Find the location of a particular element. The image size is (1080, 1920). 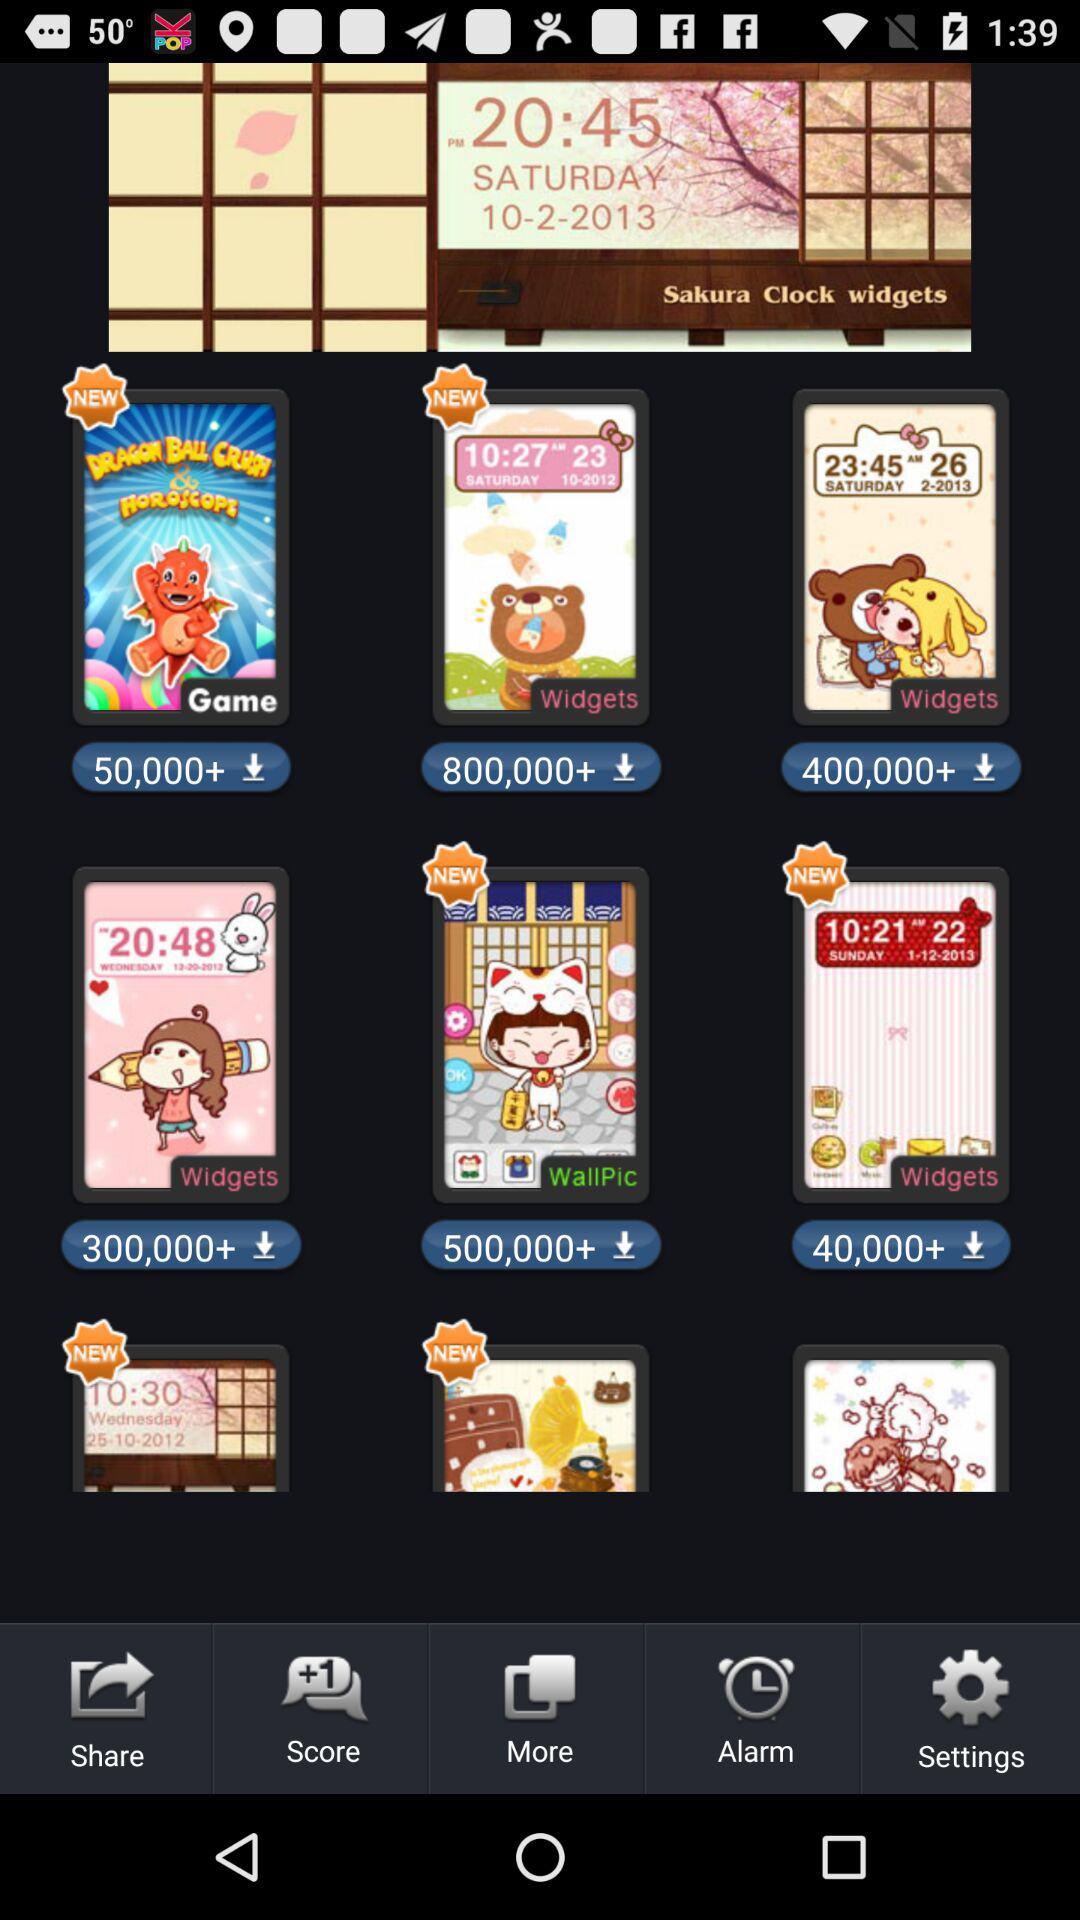

clock widget is located at coordinates (540, 207).